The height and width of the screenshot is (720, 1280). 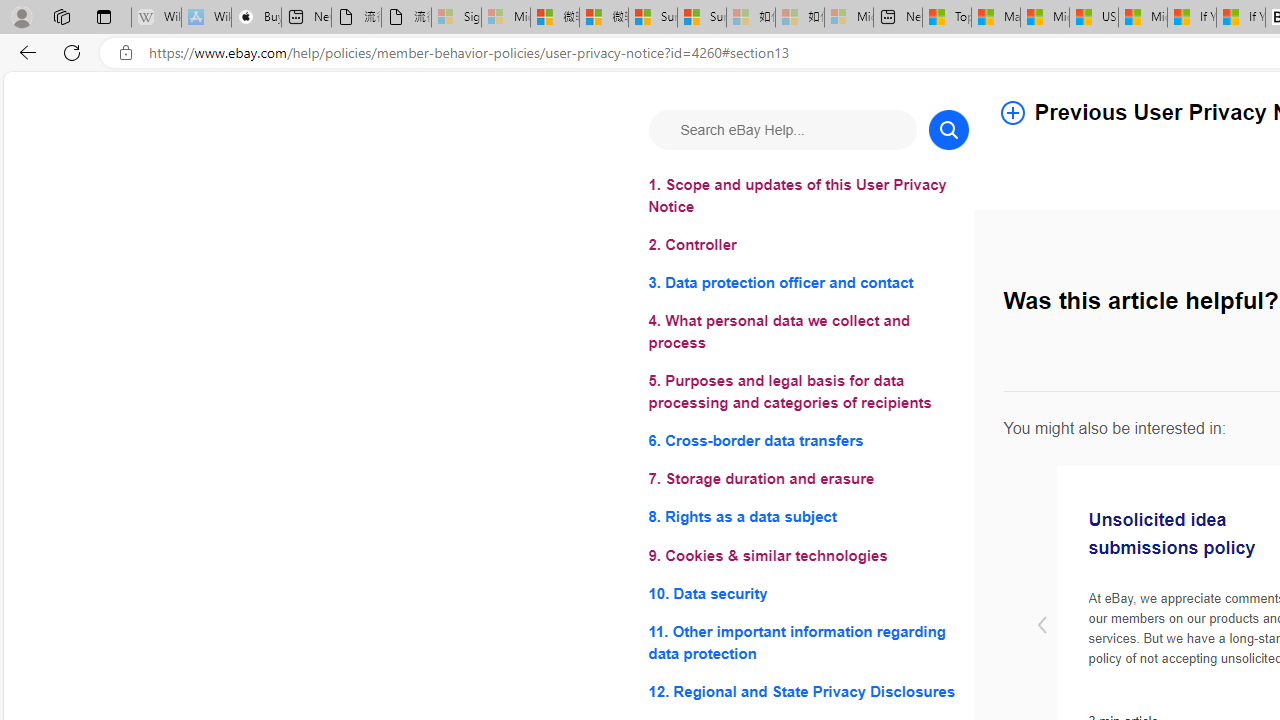 I want to click on '4. What personal data we collect and process', so click(x=808, y=331).